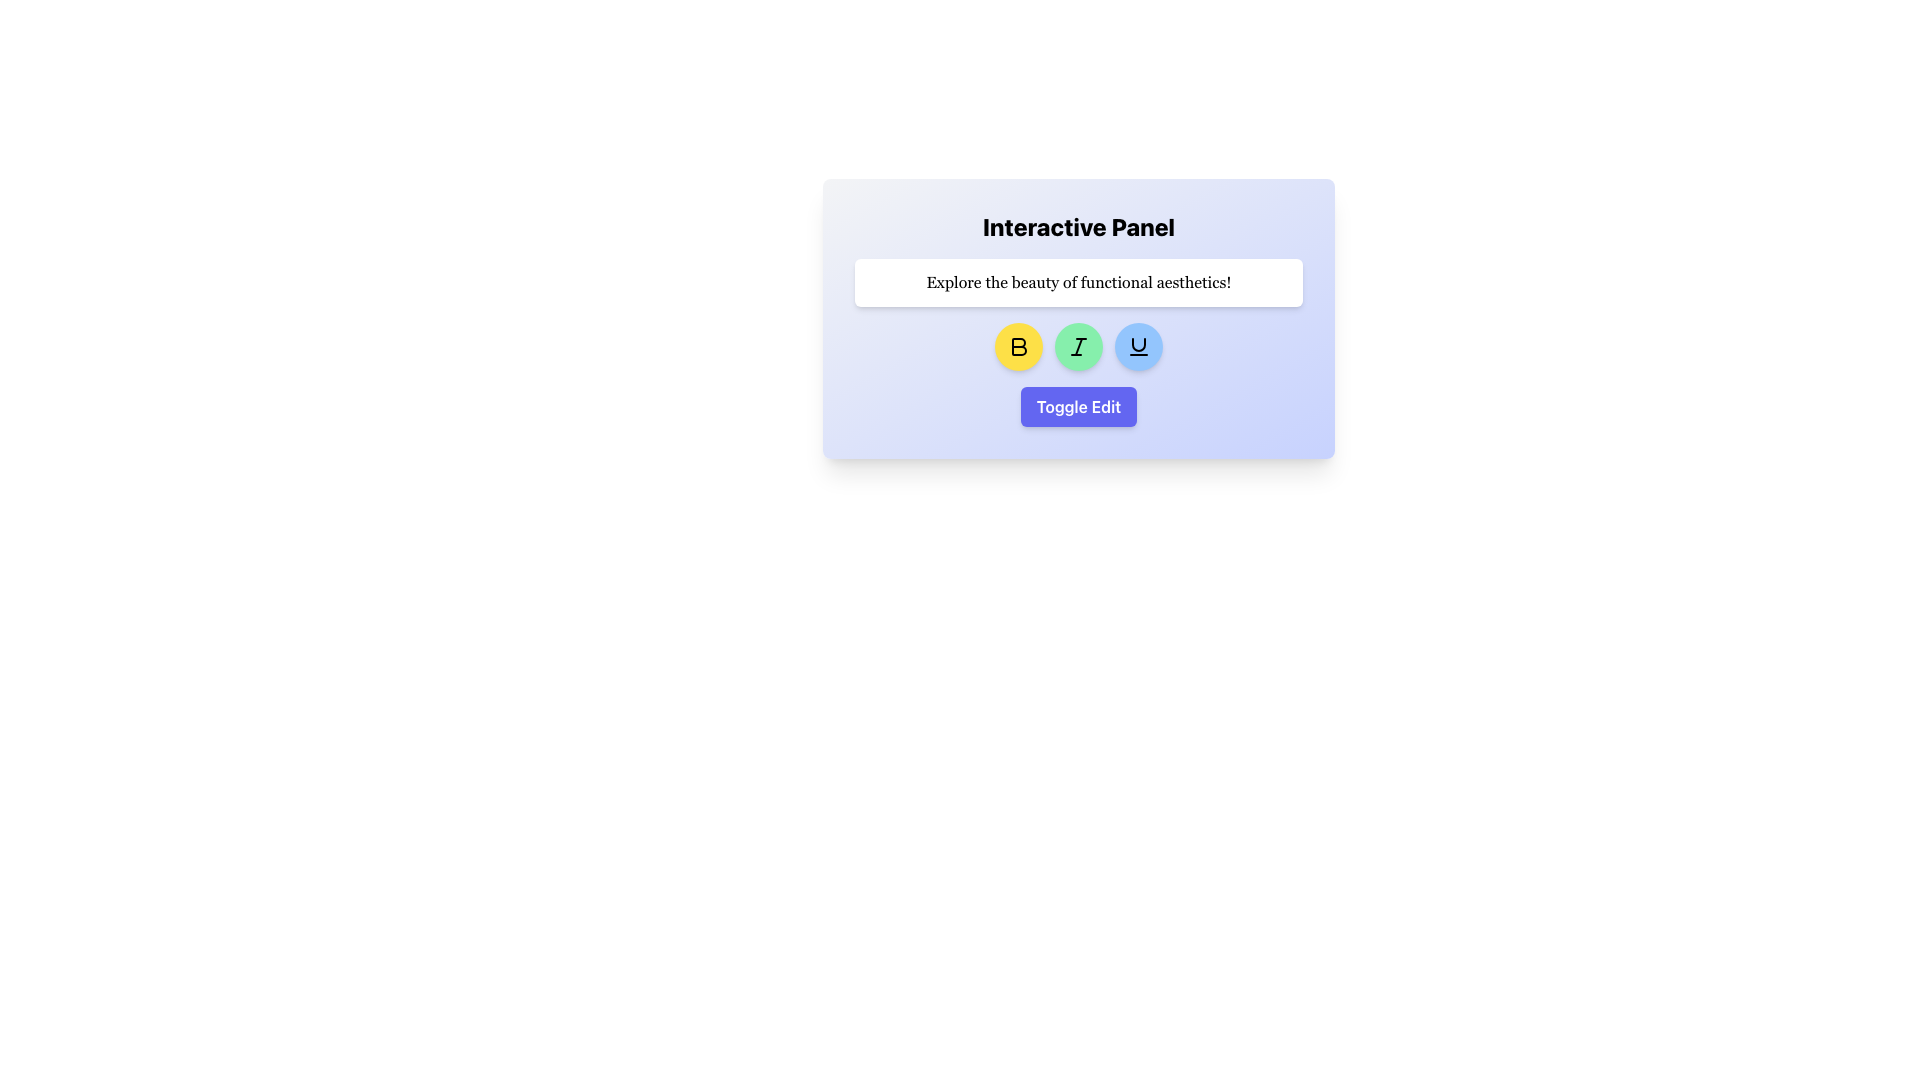  What do you see at coordinates (1138, 346) in the screenshot?
I see `the underline icon button, which is the third circular button from the left in a horizontal row` at bounding box center [1138, 346].